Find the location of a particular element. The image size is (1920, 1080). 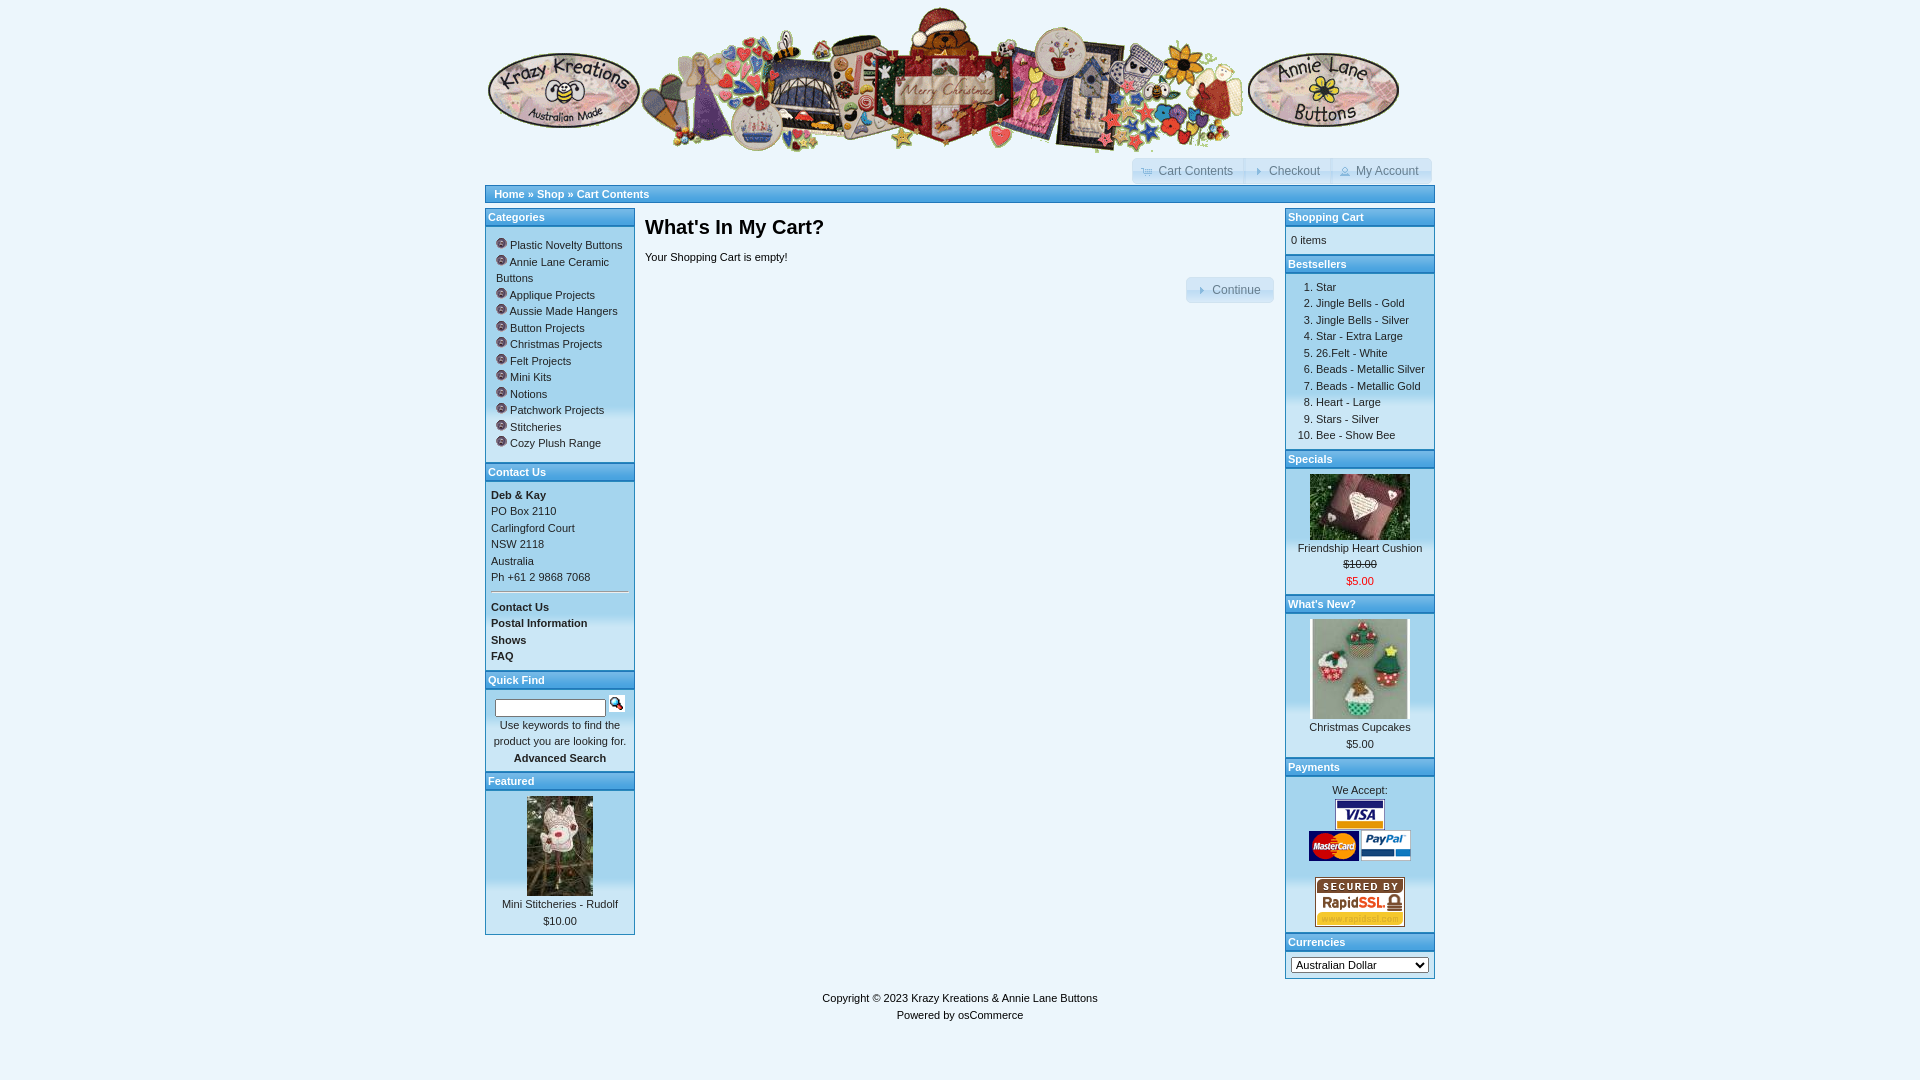

'Jingle Bells - Silver' is located at coordinates (1361, 319).